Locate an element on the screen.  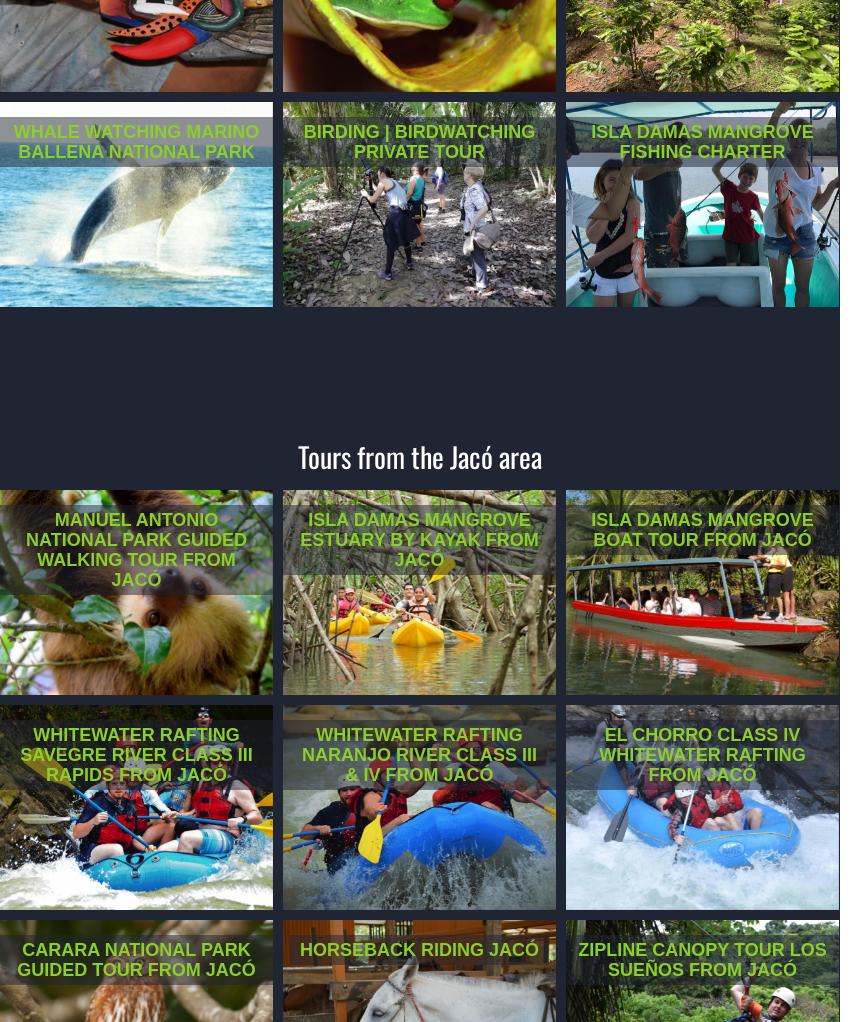
'Experience III class rapids on the cleanest river in Costa Rica and enjoy some white-water thrills.' is located at coordinates (136, 845).